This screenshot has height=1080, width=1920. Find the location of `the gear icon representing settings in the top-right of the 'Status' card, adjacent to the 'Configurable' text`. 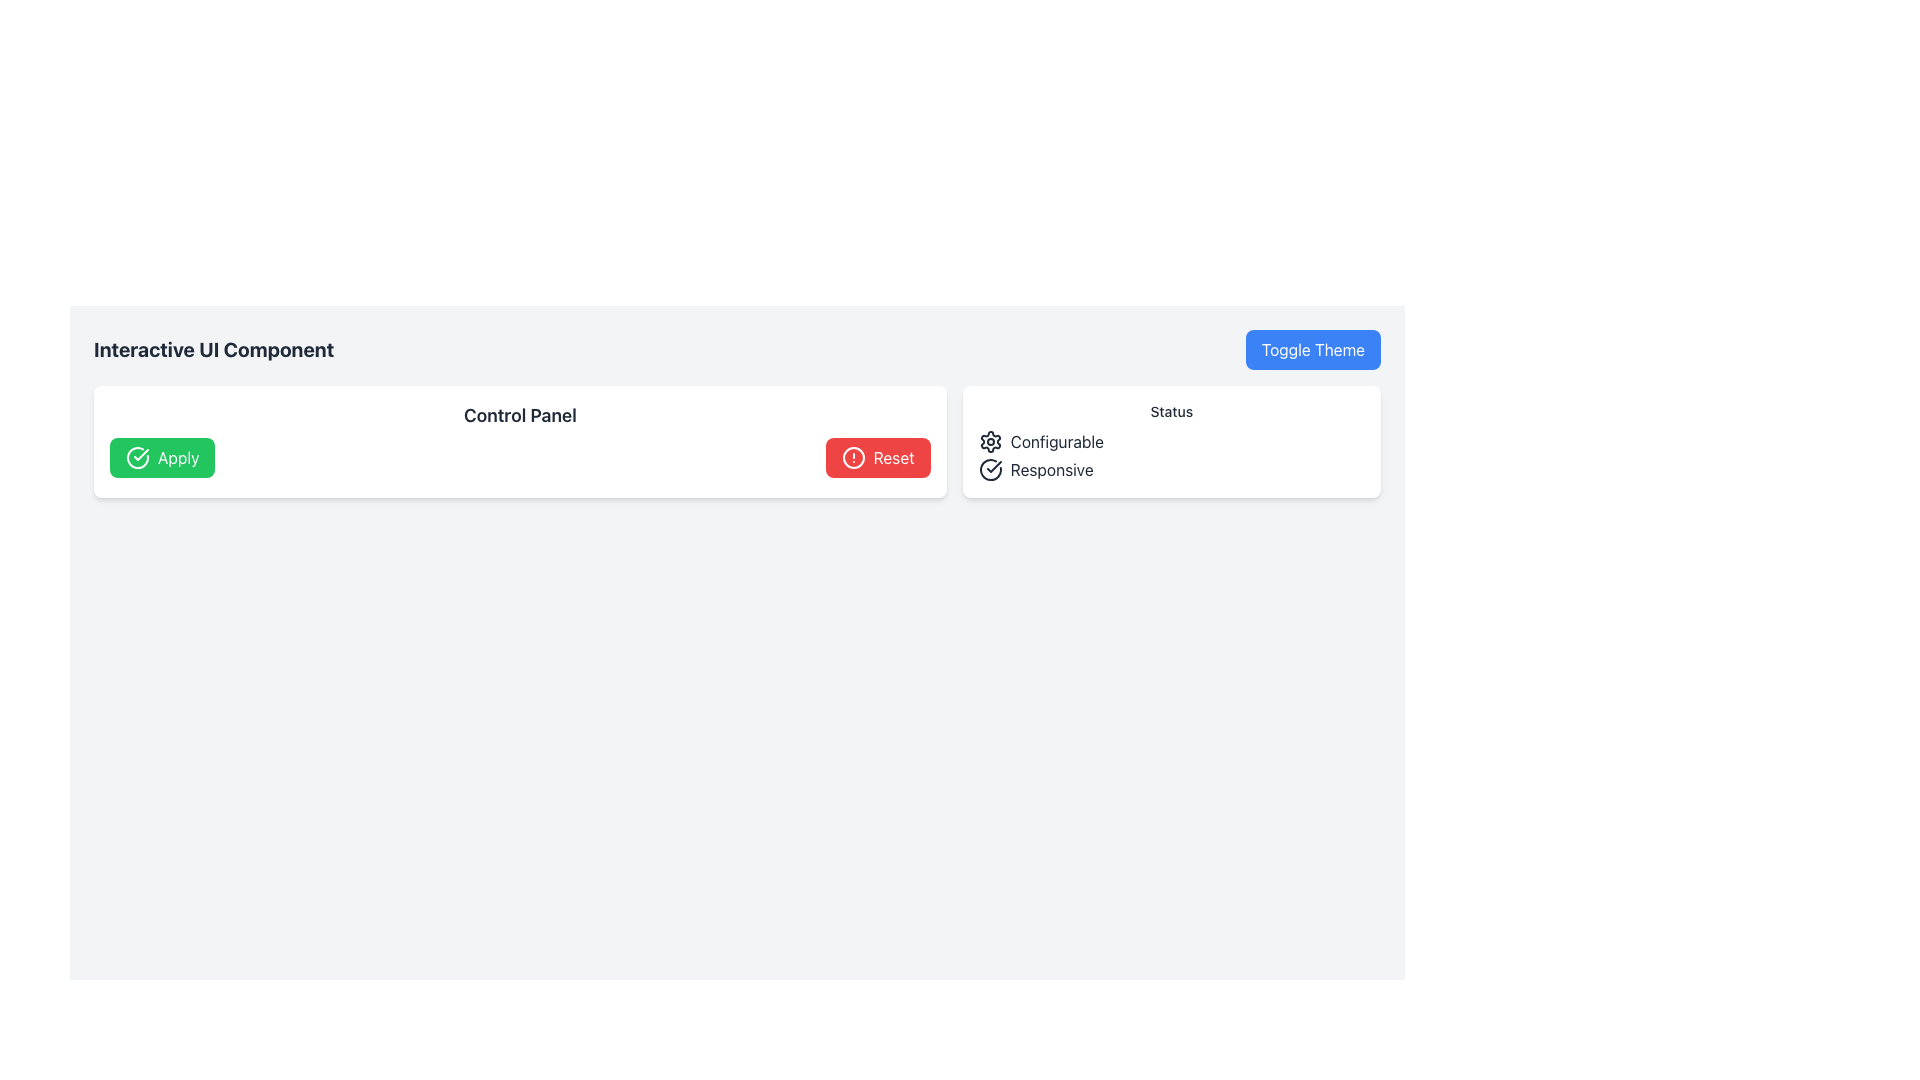

the gear icon representing settings in the top-right of the 'Status' card, adjacent to the 'Configurable' text is located at coordinates (990, 441).